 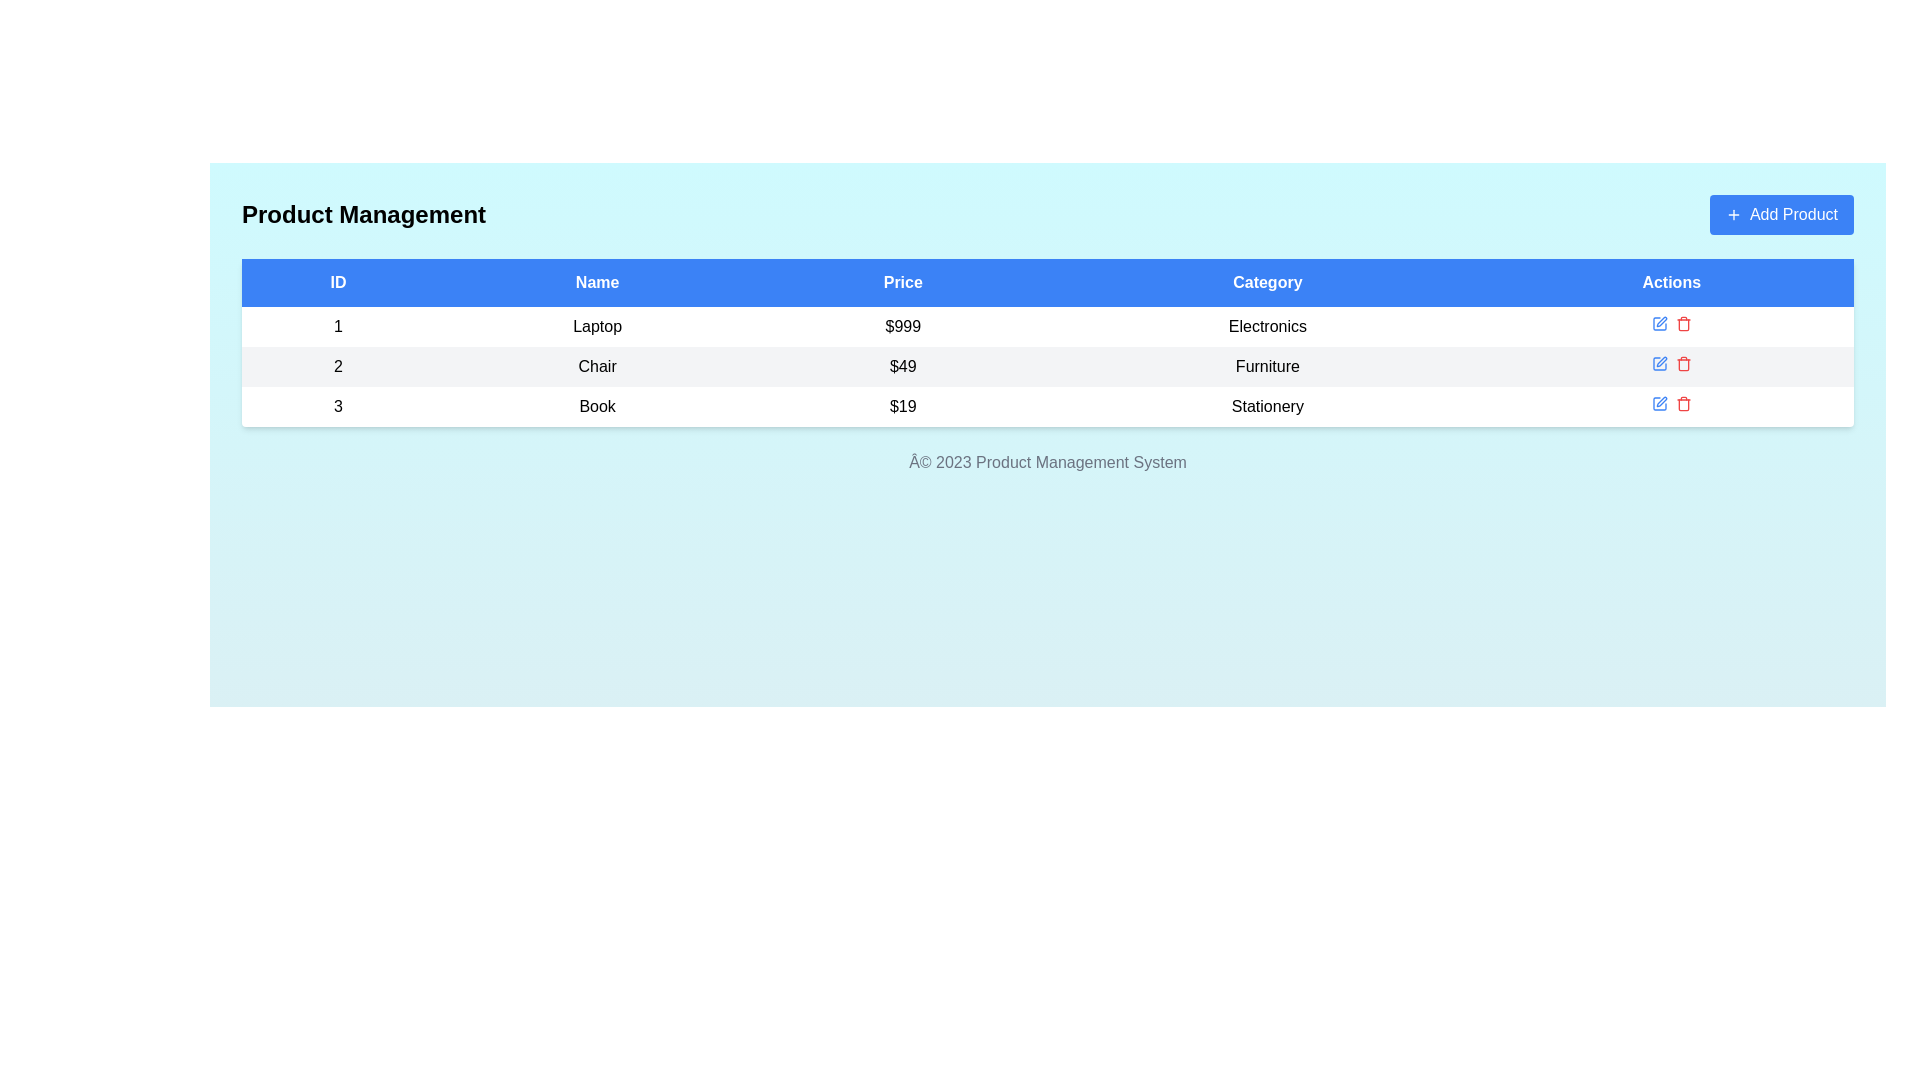 I want to click on the numeric identifier text label '3' located in the first column of the third row under the 'ID' column of the table, so click(x=338, y=406).